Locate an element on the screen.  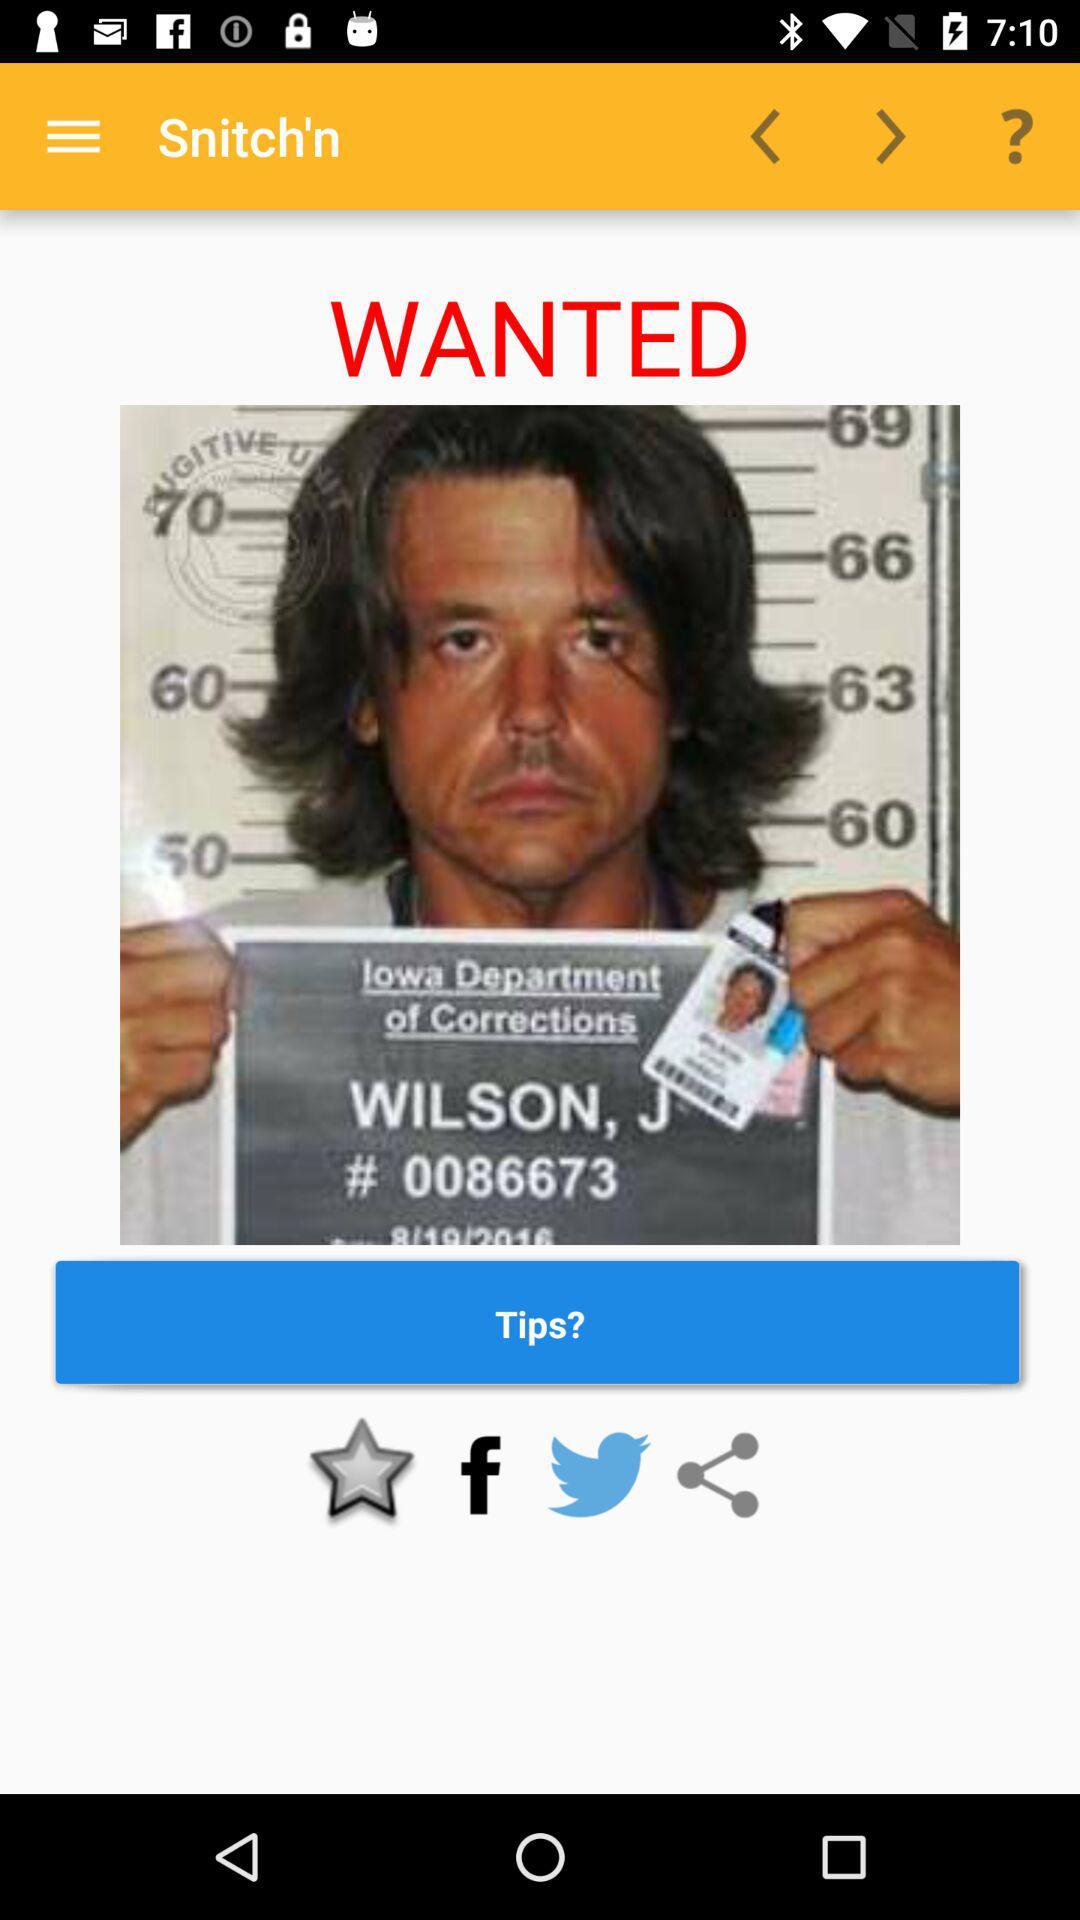
favorite button is located at coordinates (362, 1475).